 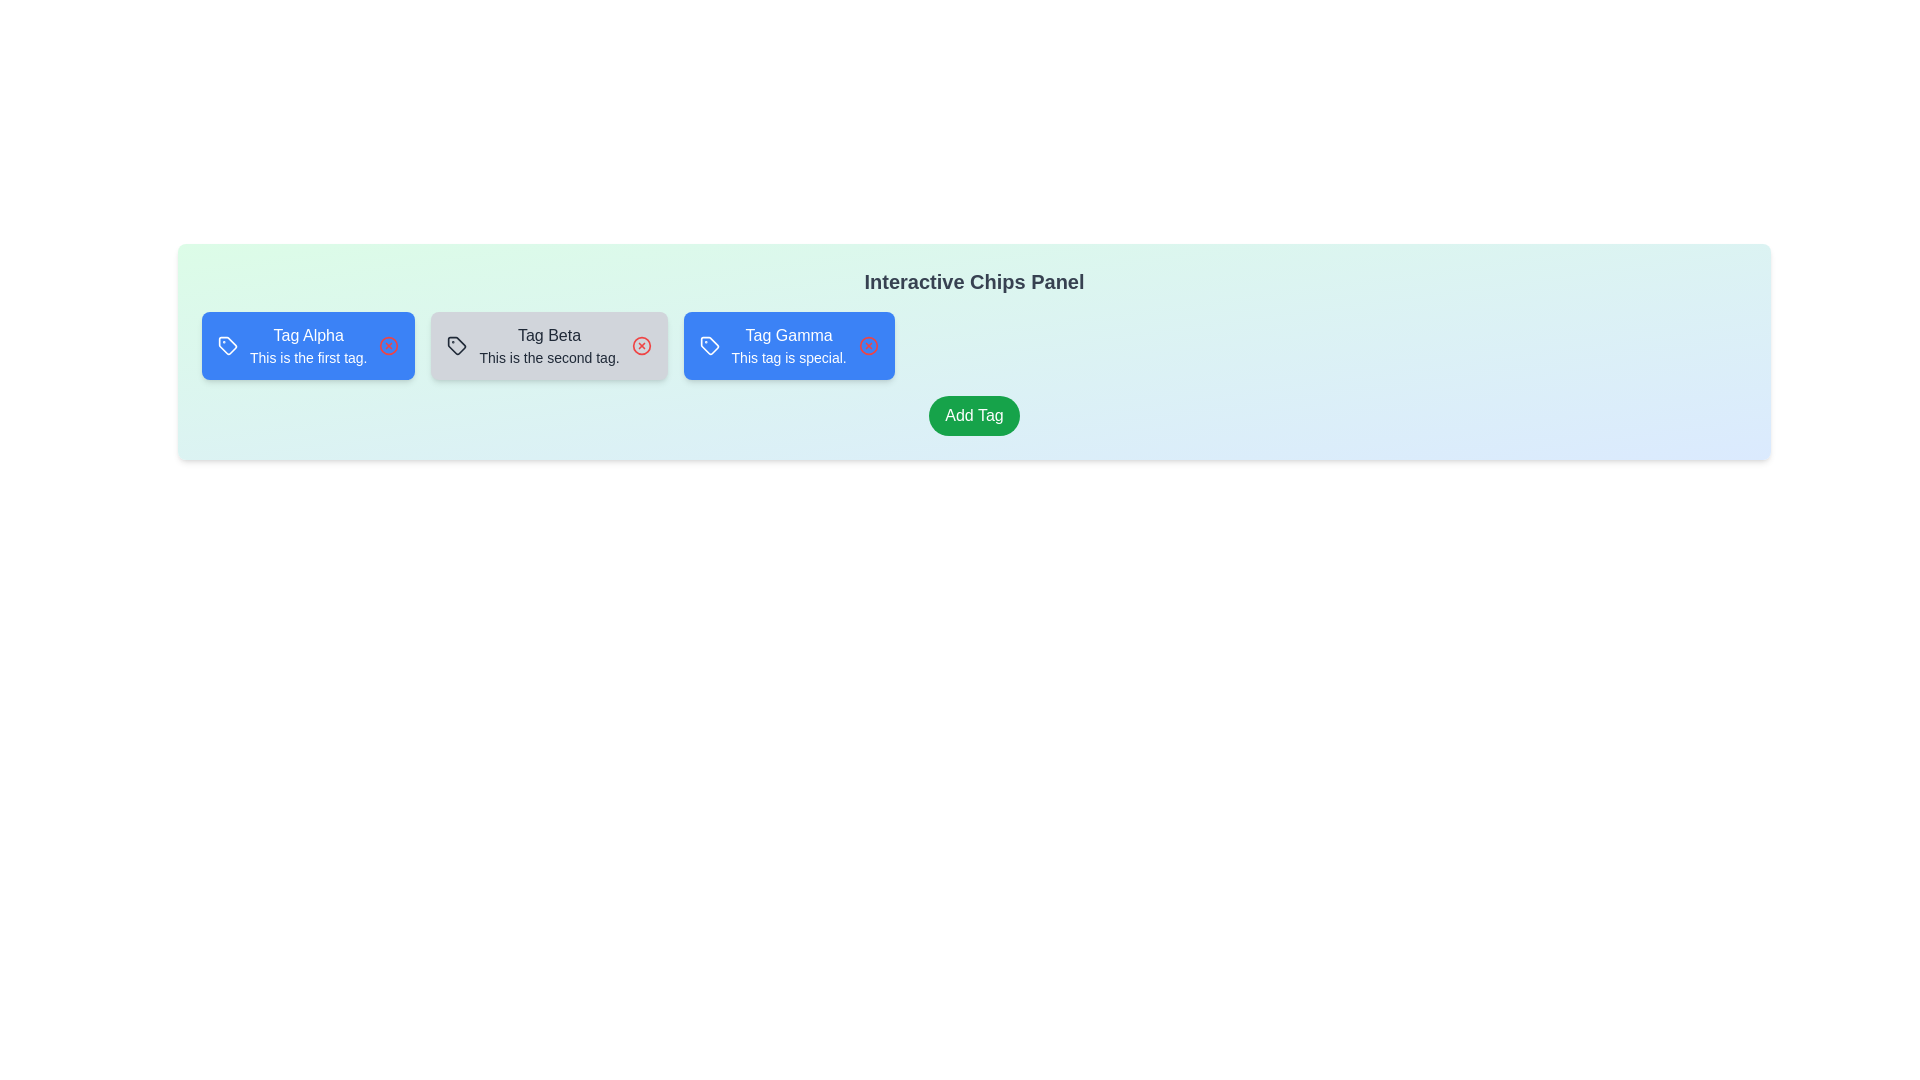 I want to click on the red close button of the chip labeled Tag Beta, so click(x=641, y=345).